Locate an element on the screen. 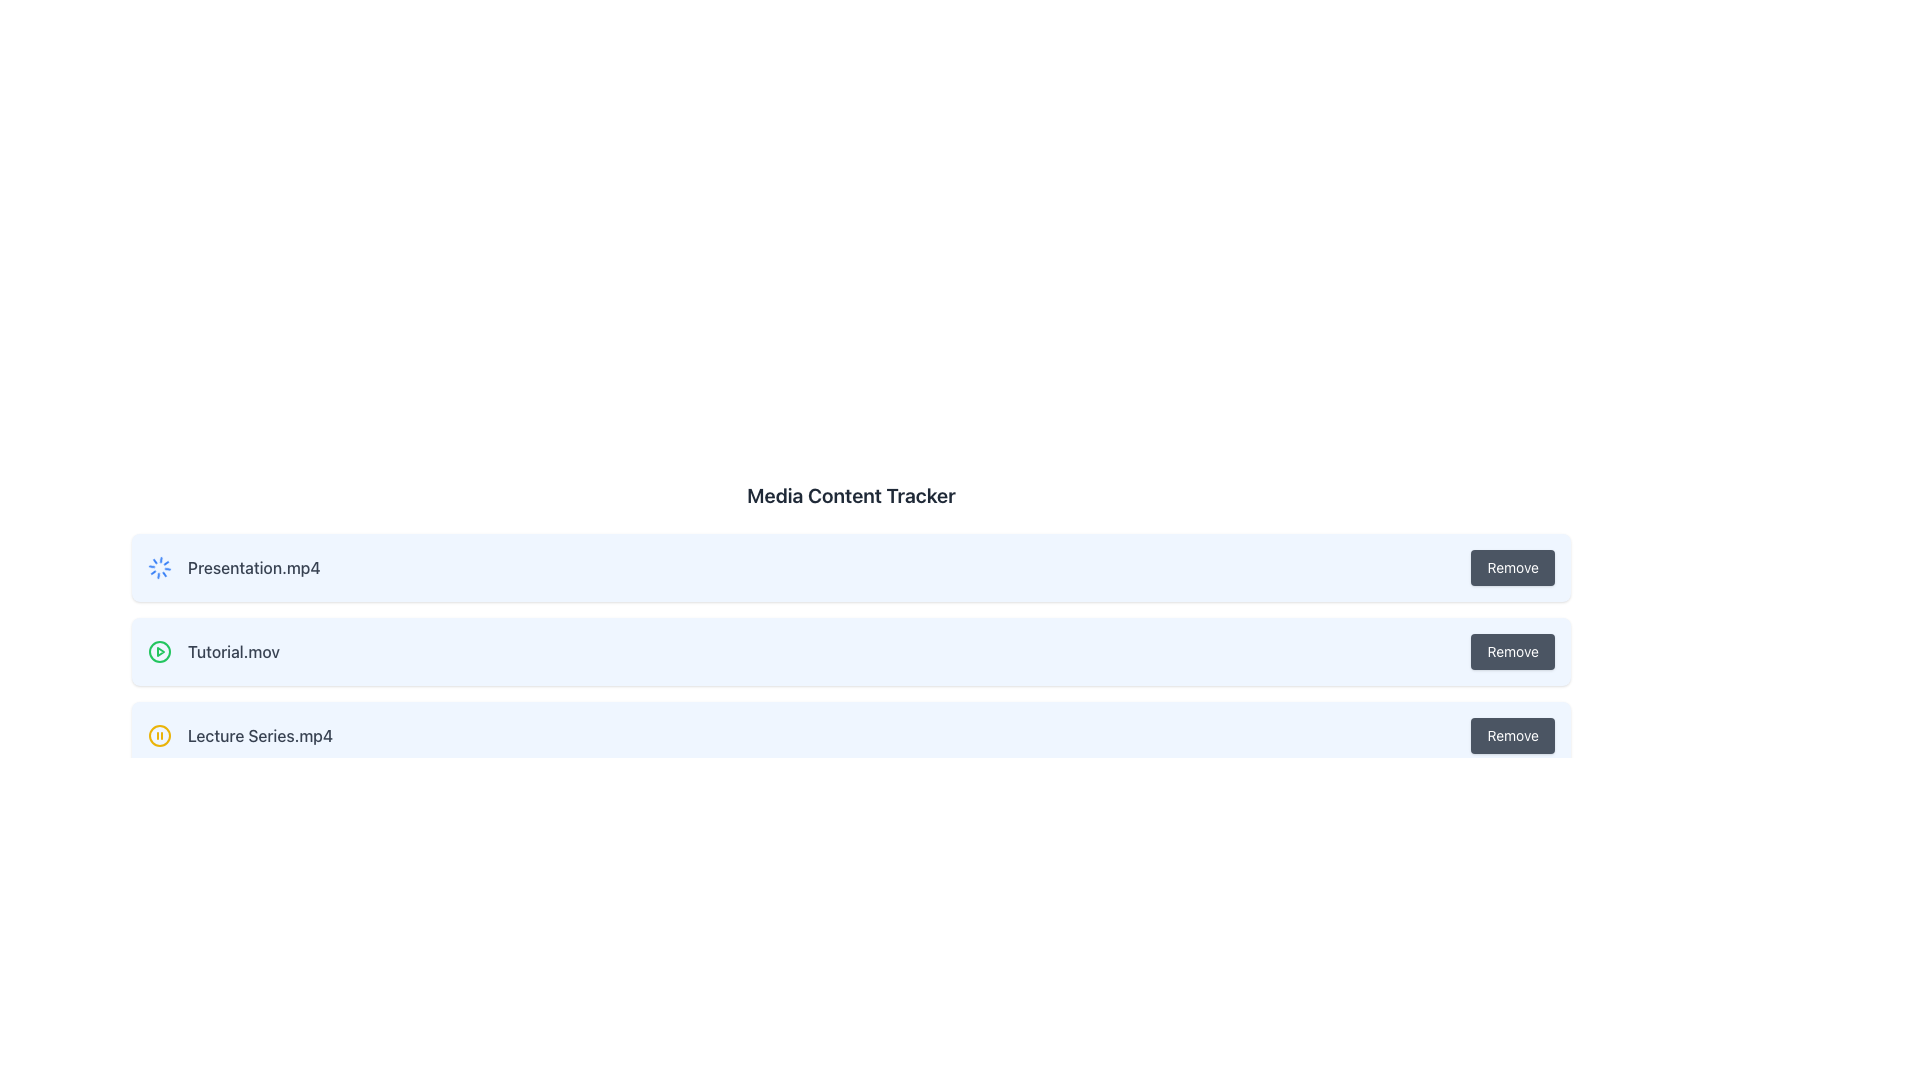  the yellow circular pause icon next to the 'Lecture Series.mp4' label to interact with the media controls is located at coordinates (240, 736).